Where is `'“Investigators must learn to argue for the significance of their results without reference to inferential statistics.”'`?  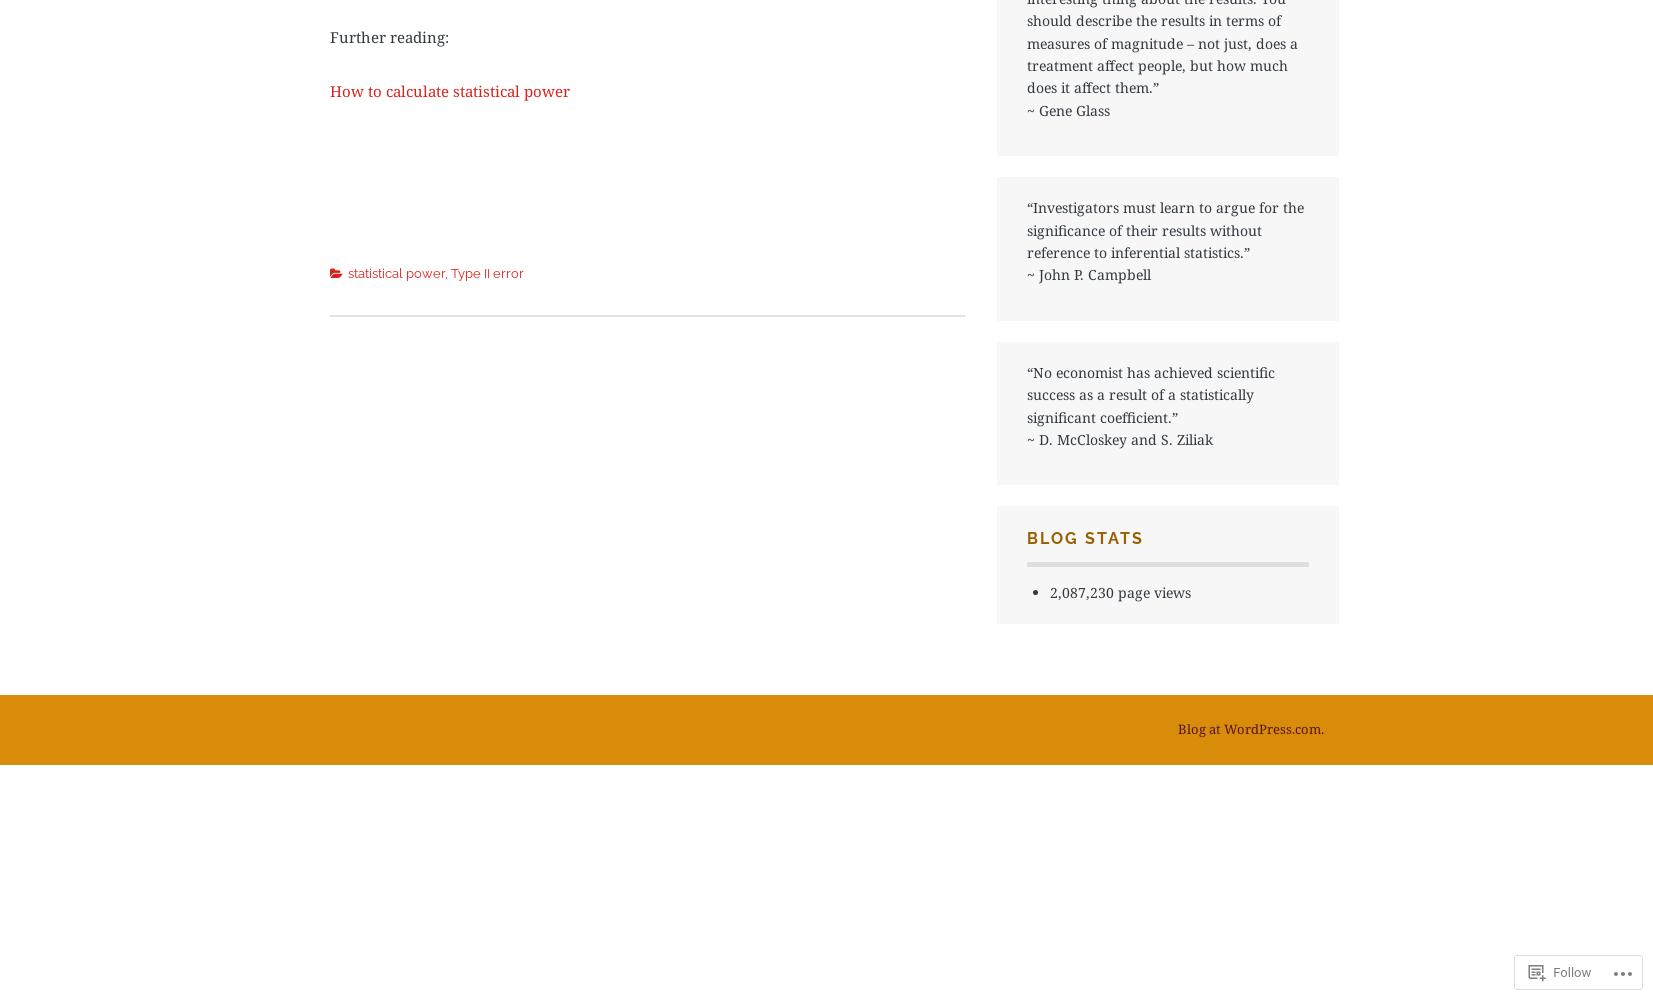
'“Investigators must learn to argue for the significance of their results without reference to inferential statistics.”' is located at coordinates (1165, 229).